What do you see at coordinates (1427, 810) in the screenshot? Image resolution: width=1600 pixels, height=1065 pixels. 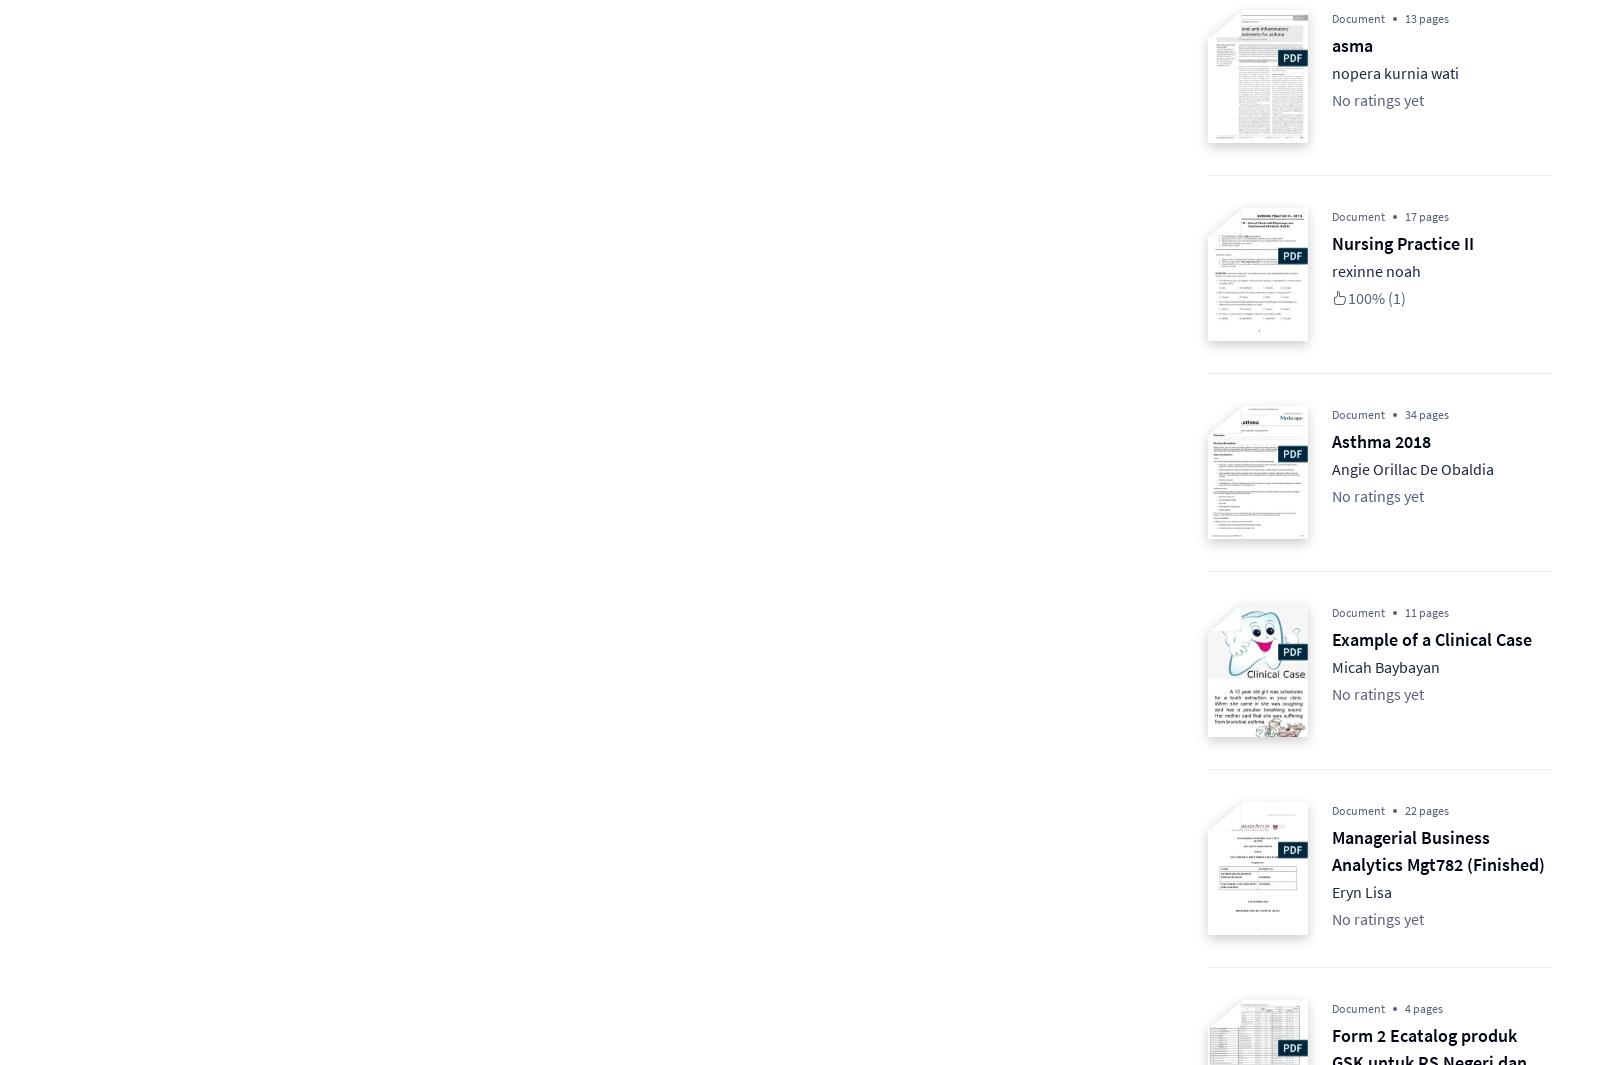 I see `'22 pages'` at bounding box center [1427, 810].